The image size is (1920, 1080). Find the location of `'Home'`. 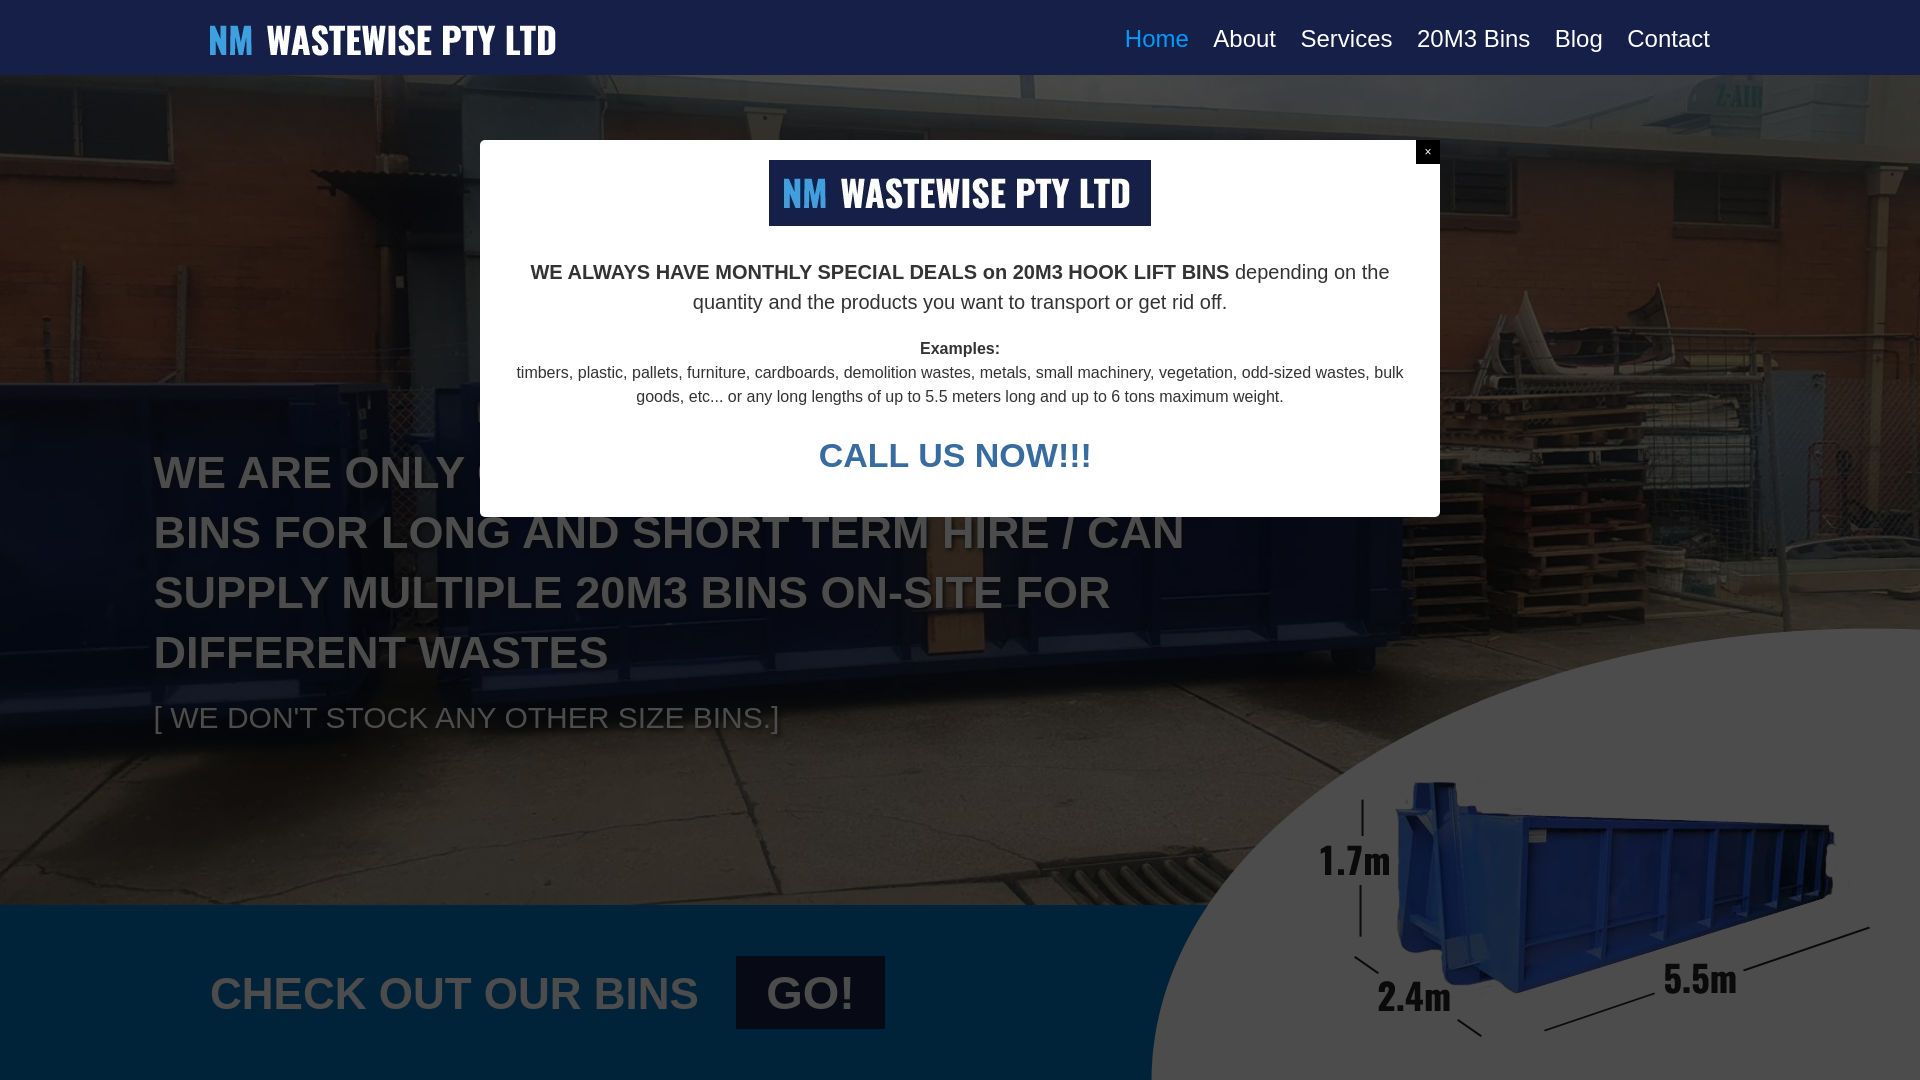

'Home' is located at coordinates (1156, 38).